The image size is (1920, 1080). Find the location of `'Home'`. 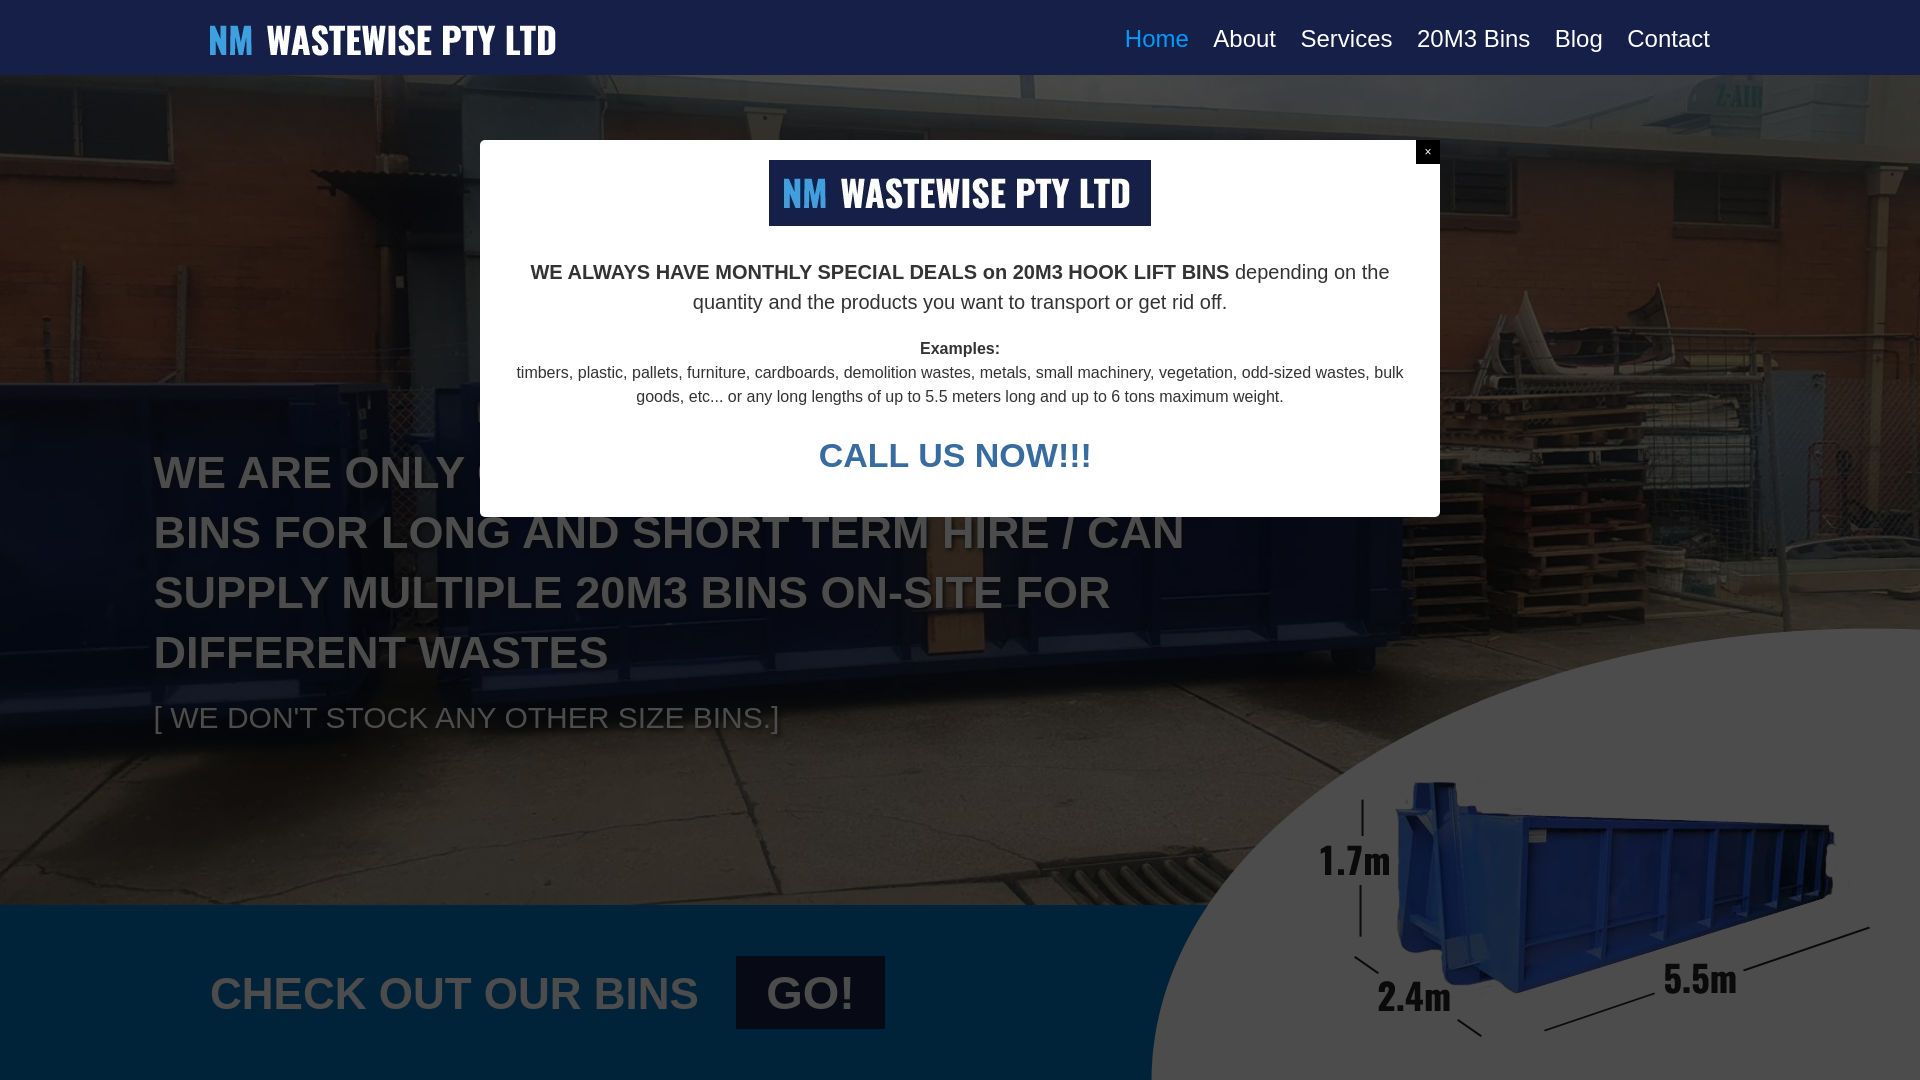

'Home' is located at coordinates (1156, 38).